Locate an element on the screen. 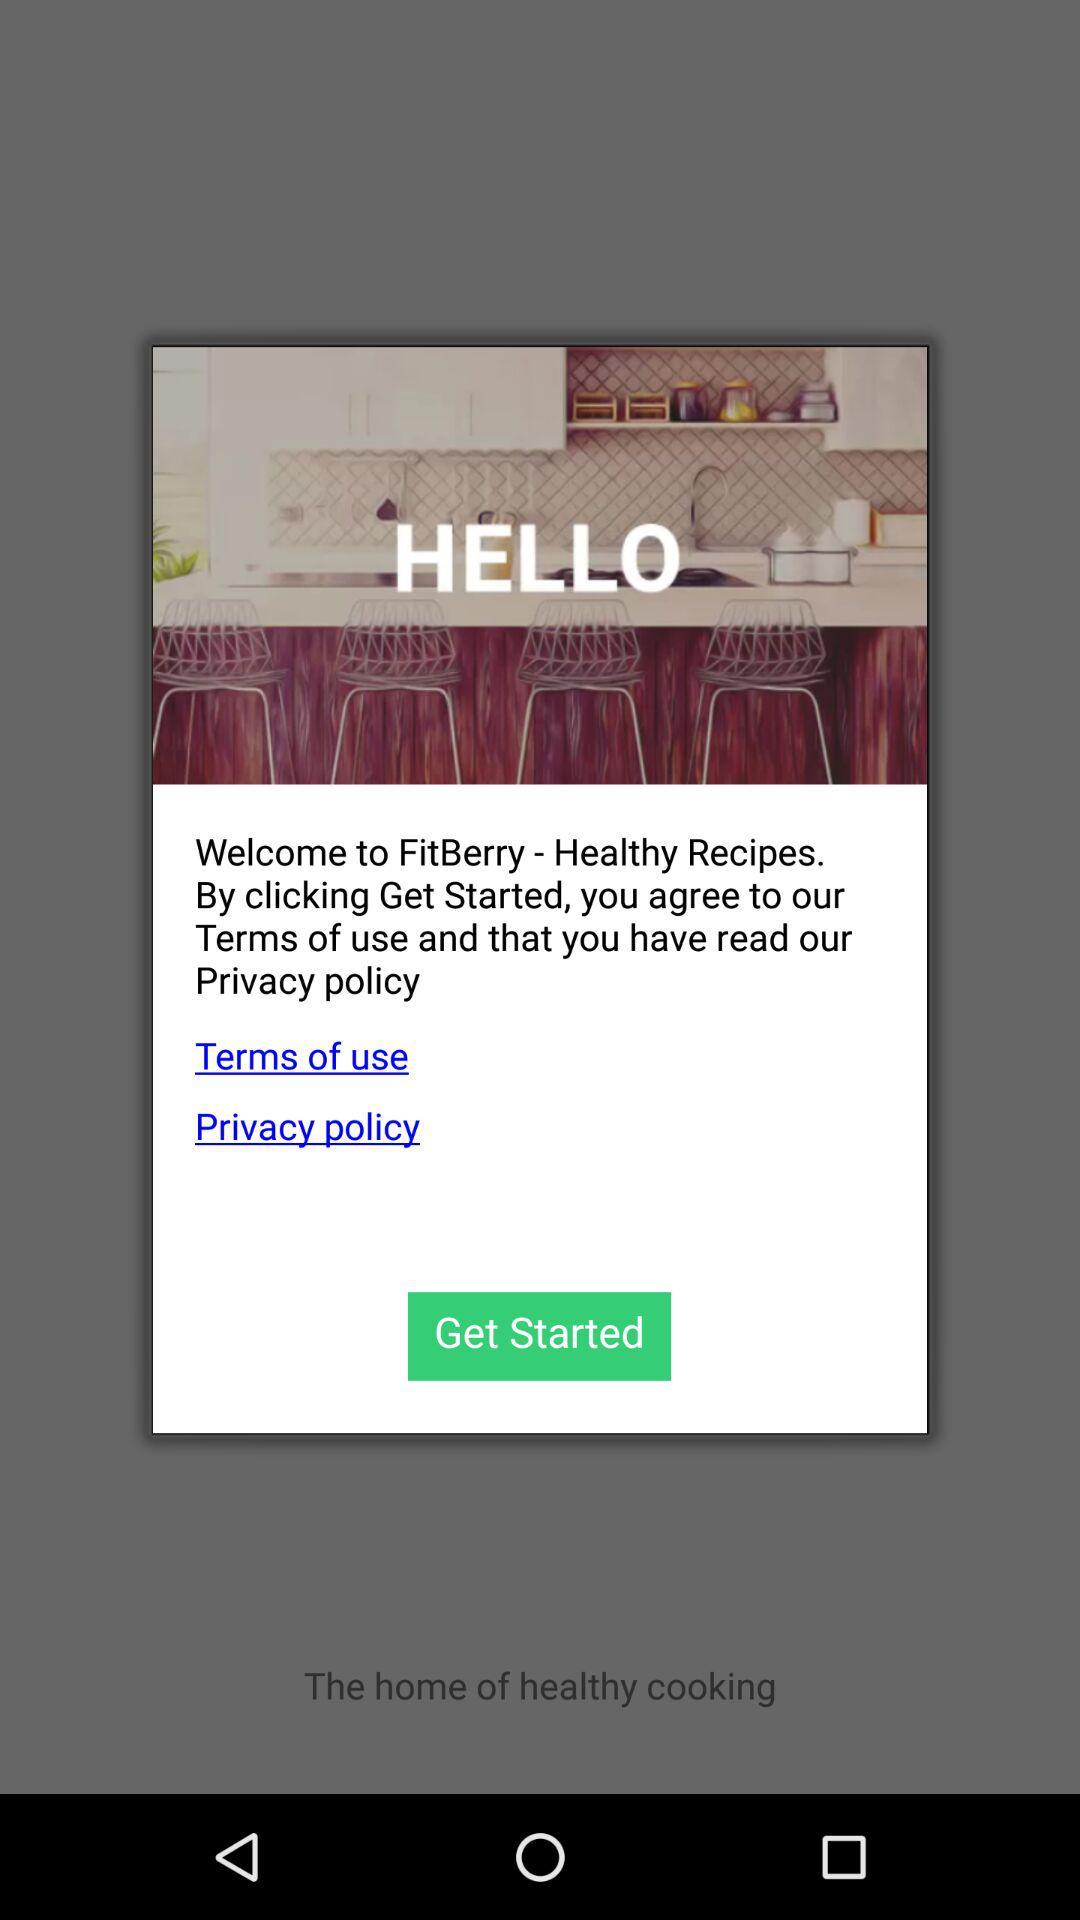 The height and width of the screenshot is (1920, 1080). welcome to fitberry is located at coordinates (540, 564).